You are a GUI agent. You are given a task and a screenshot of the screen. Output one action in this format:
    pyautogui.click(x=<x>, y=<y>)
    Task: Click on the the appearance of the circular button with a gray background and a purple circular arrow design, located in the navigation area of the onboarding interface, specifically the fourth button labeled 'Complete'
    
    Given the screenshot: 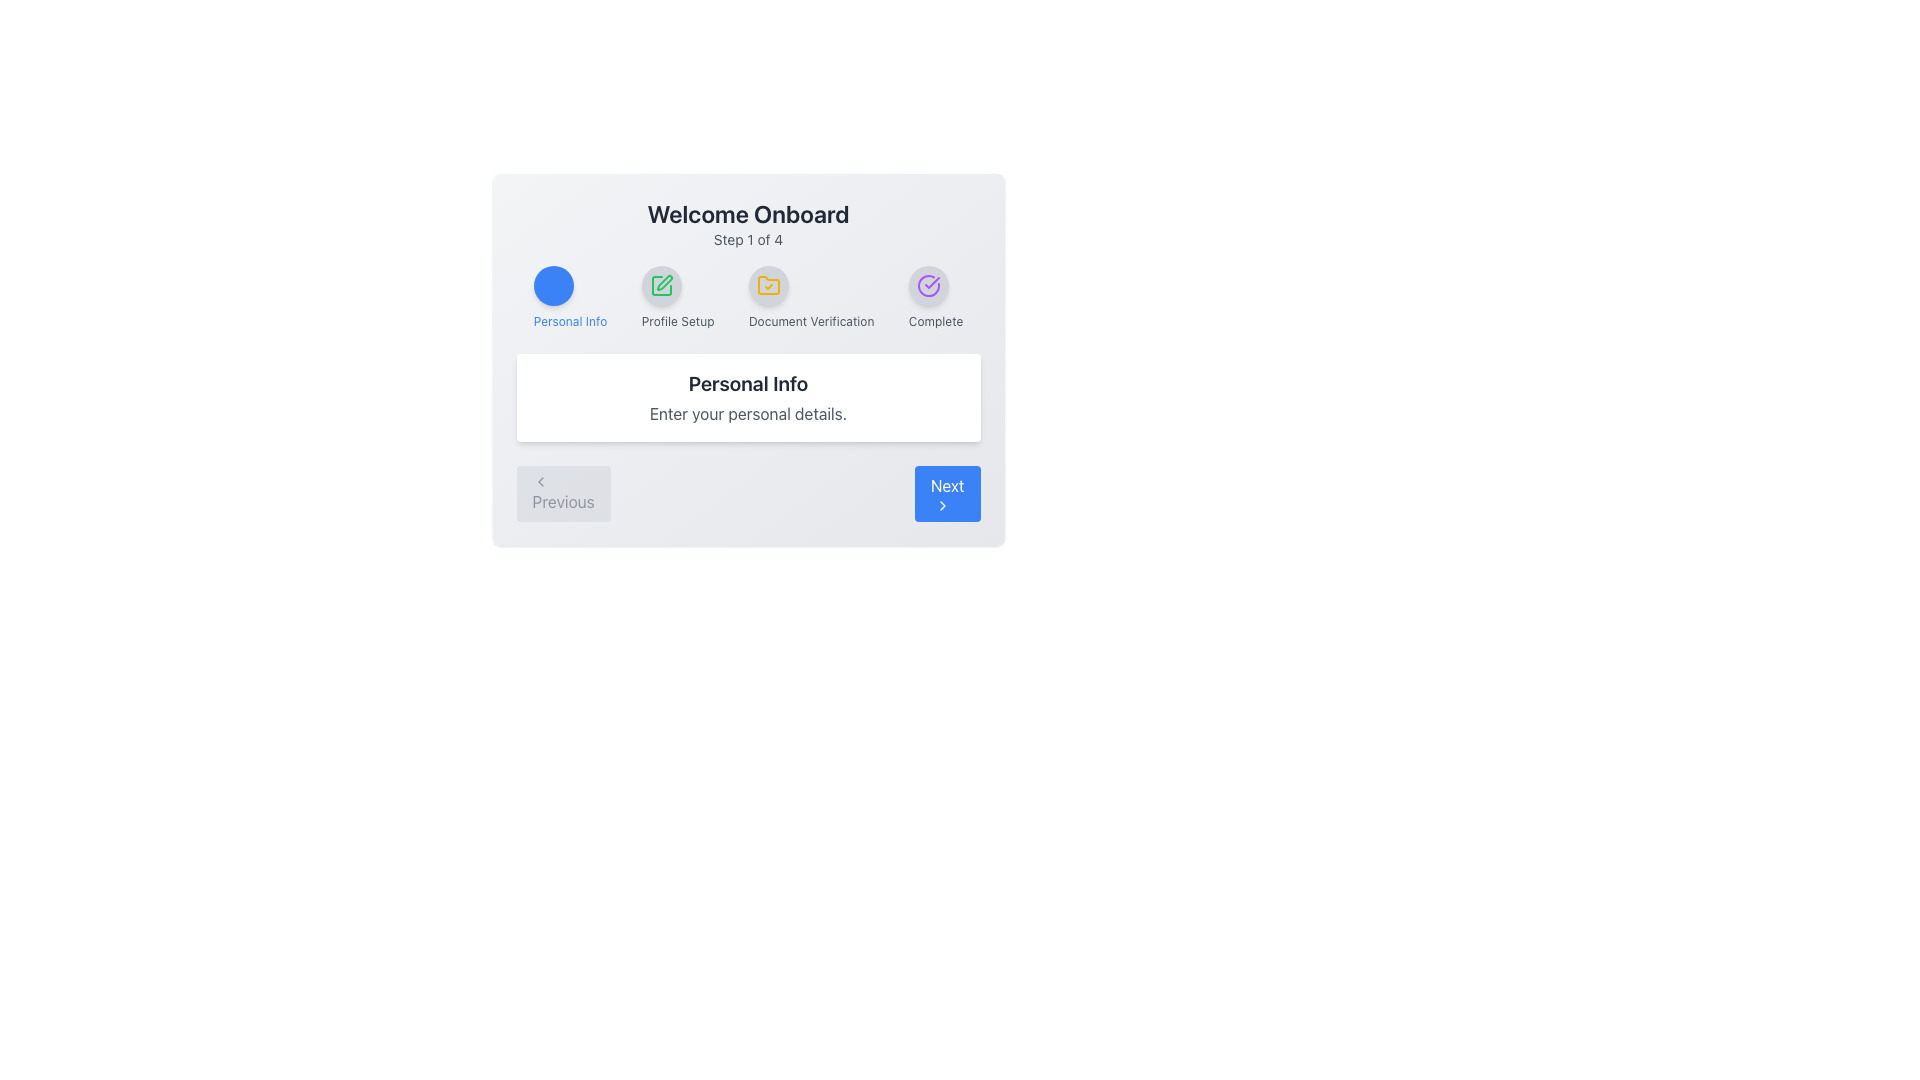 What is the action you would take?
    pyautogui.click(x=927, y=285)
    